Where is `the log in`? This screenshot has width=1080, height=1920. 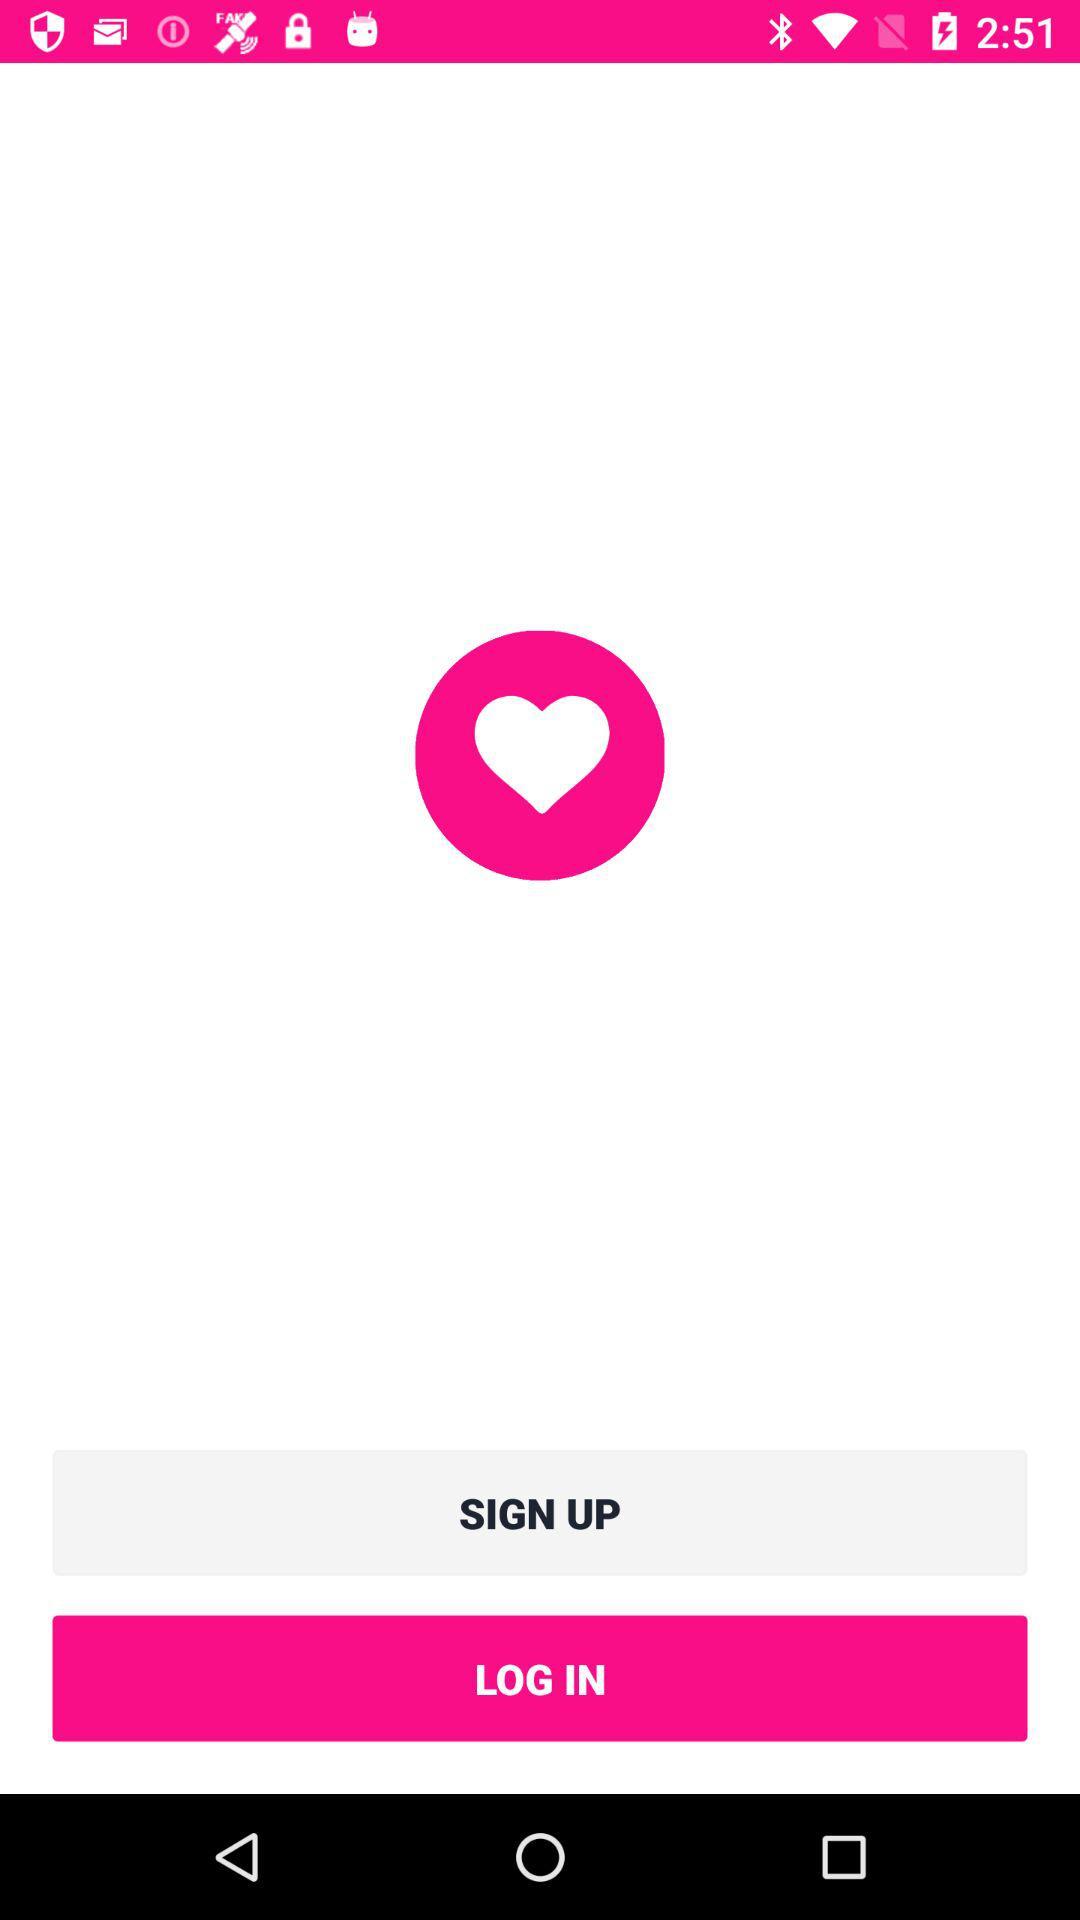
the log in is located at coordinates (540, 1678).